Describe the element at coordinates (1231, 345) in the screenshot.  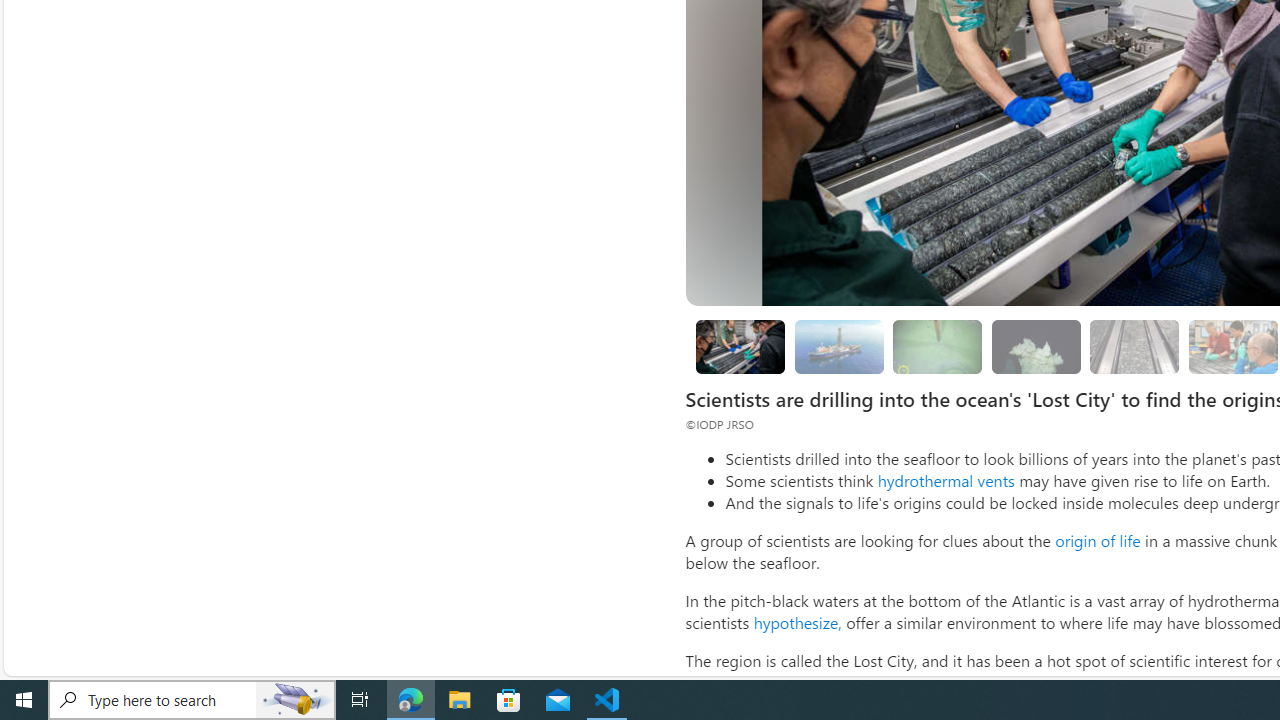
I see `'Looking for evidence of oxygen-free life'` at that location.